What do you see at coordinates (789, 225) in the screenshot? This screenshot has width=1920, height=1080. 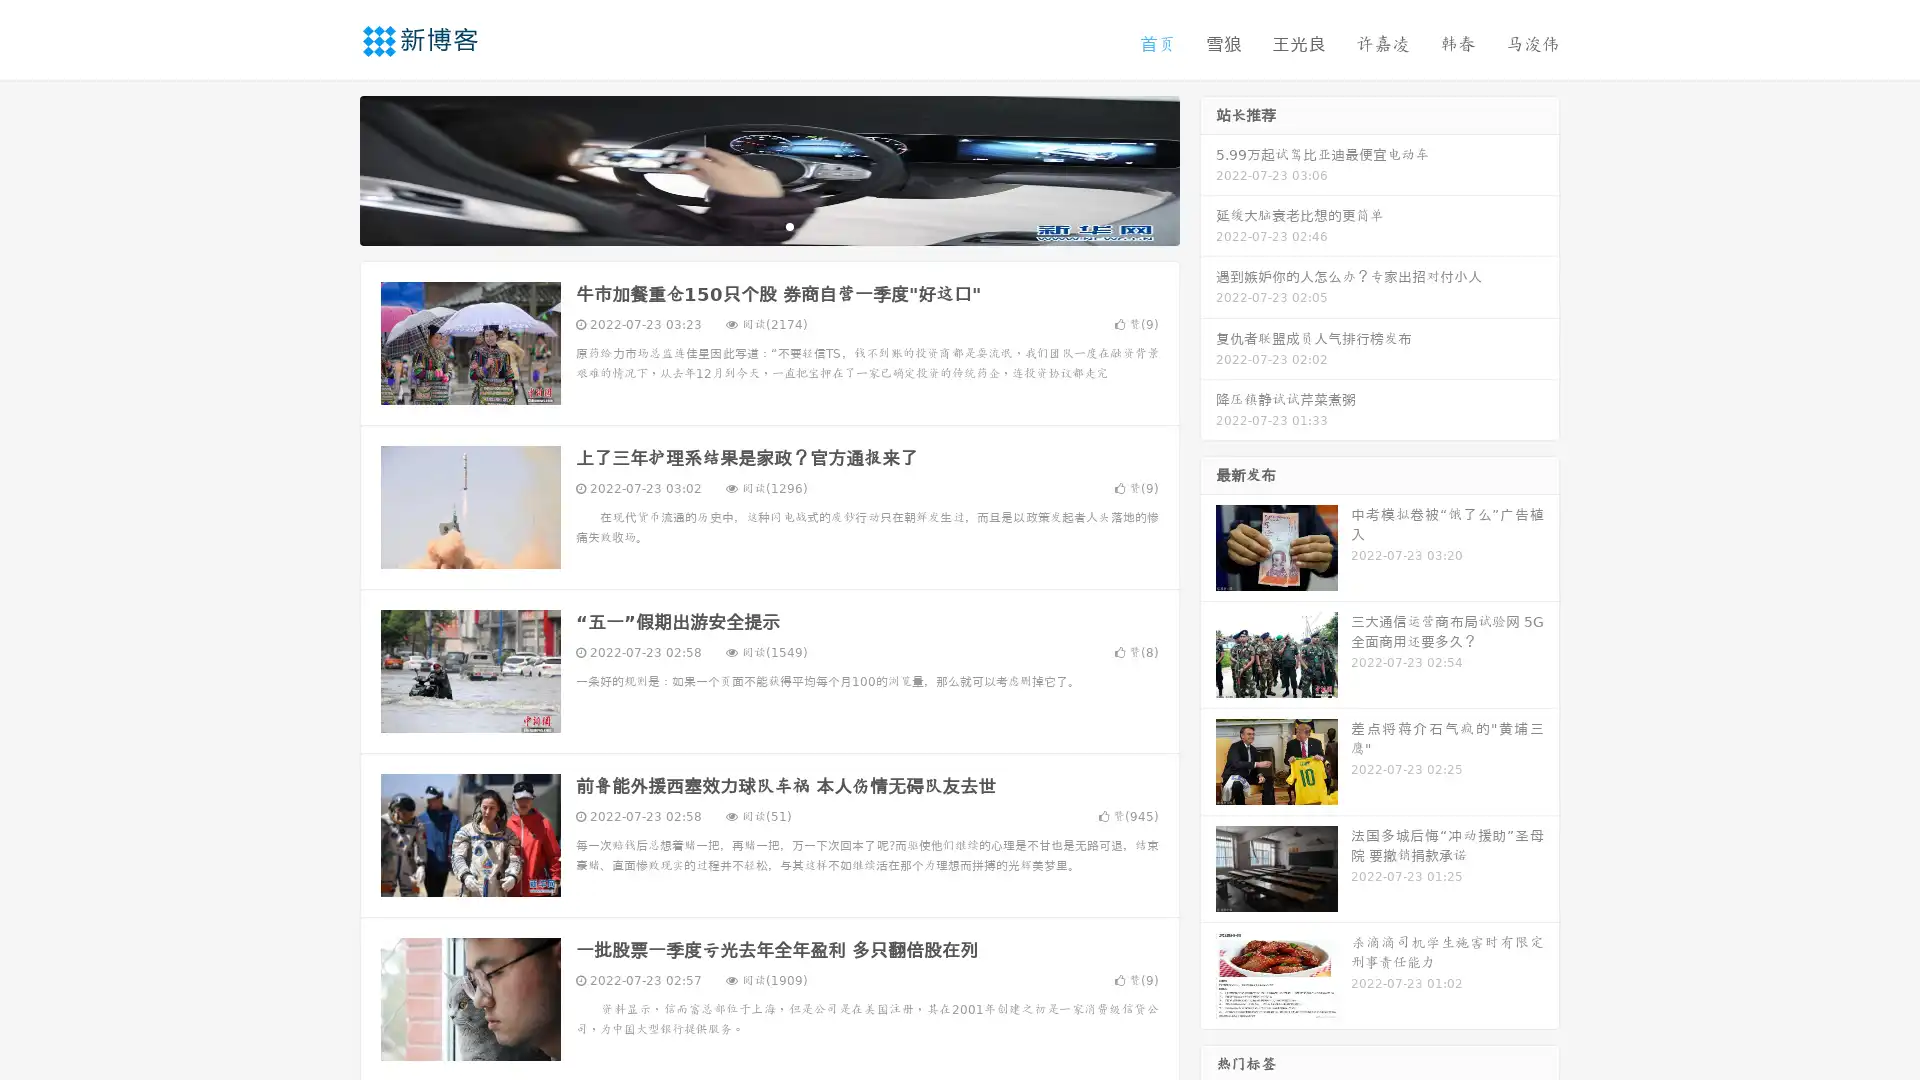 I see `Go to slide 3` at bounding box center [789, 225].